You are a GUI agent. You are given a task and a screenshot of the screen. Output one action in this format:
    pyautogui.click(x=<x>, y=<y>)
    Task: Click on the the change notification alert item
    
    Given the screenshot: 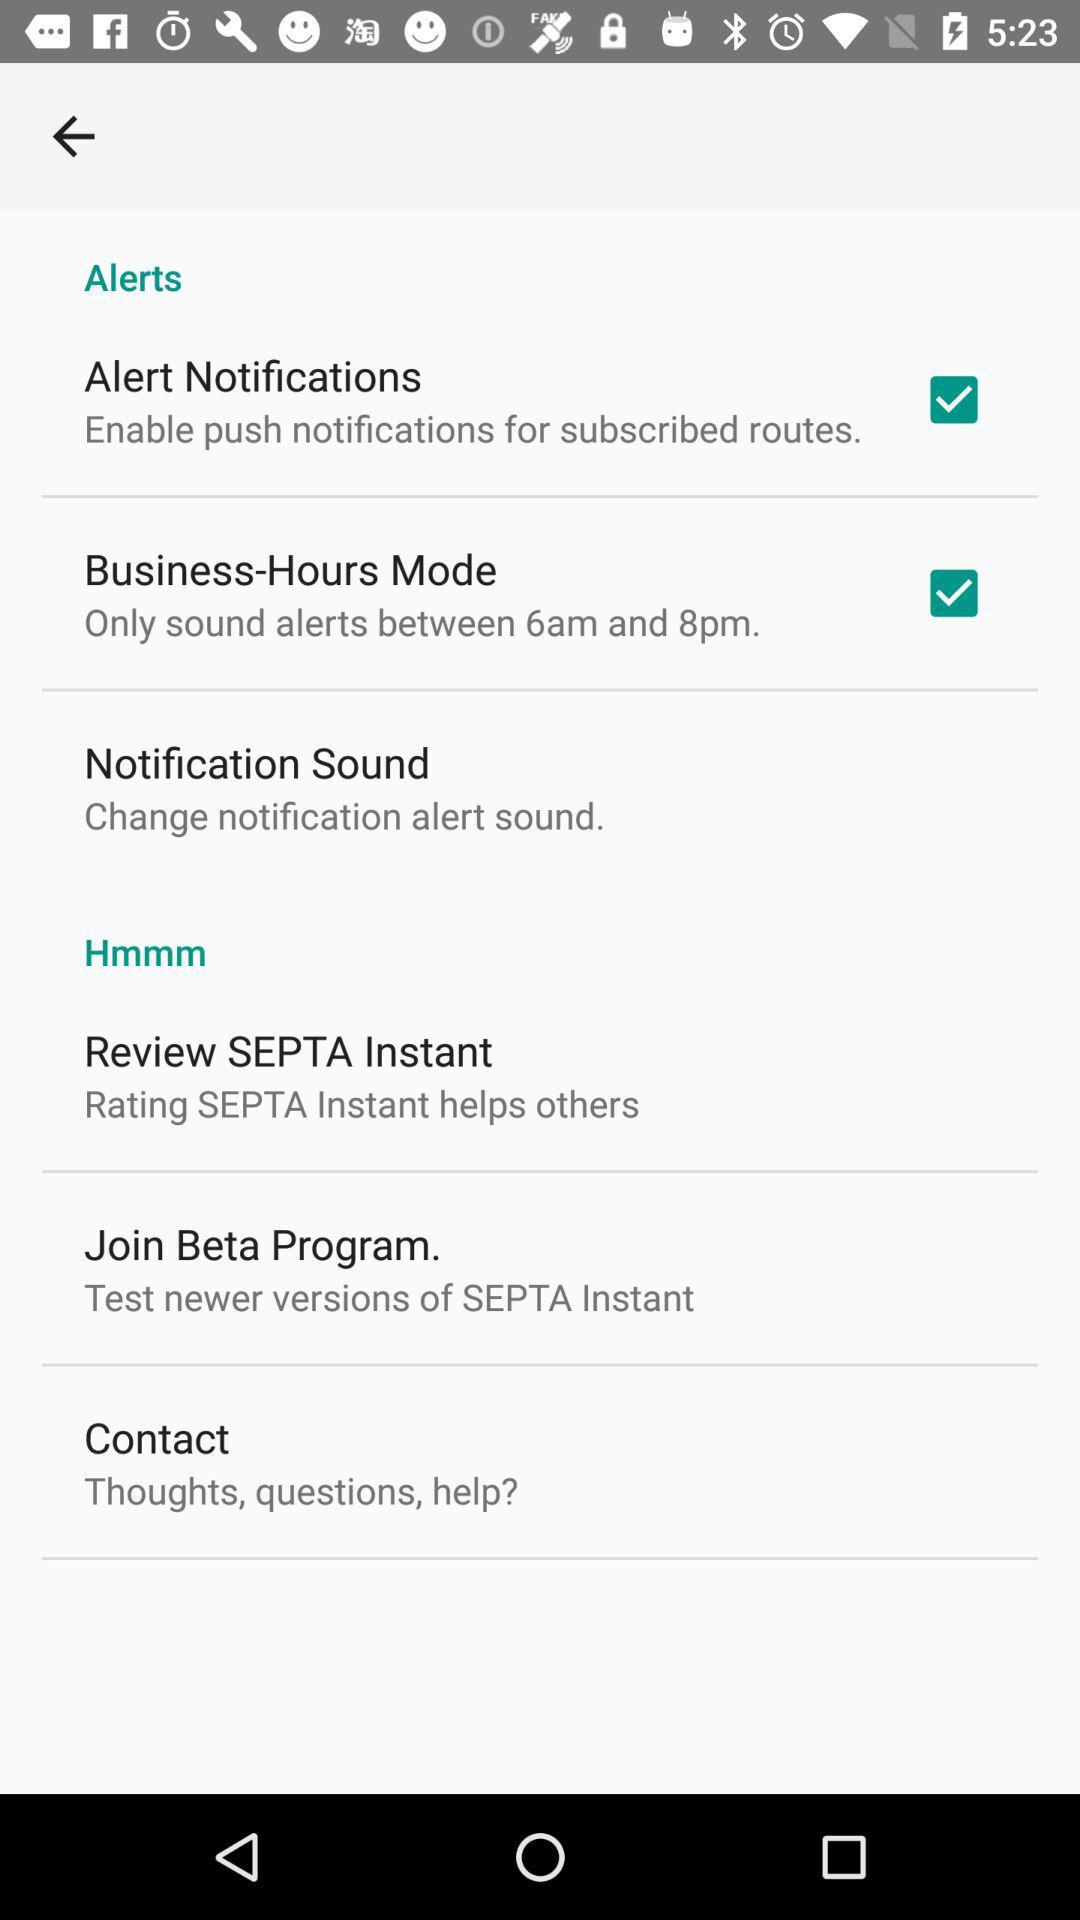 What is the action you would take?
    pyautogui.click(x=343, y=815)
    